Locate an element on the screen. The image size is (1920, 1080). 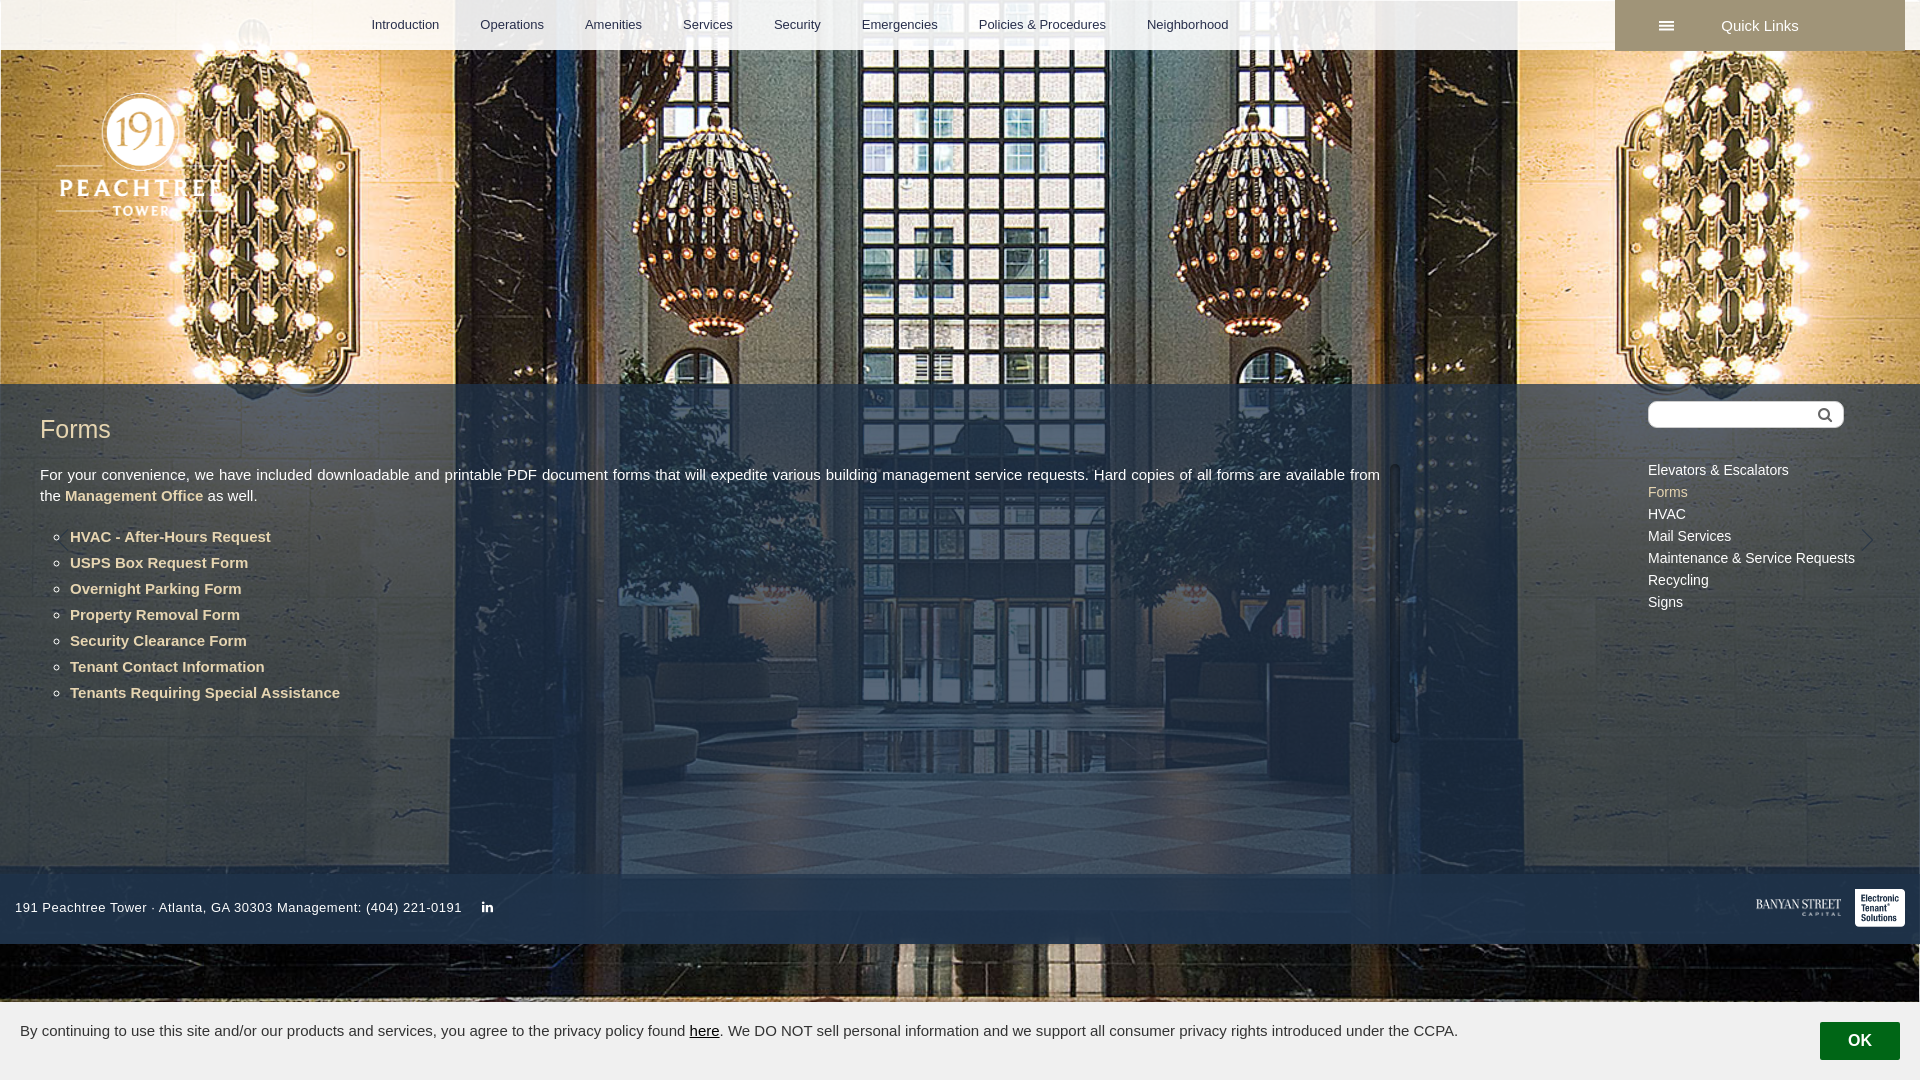
'(404) 221-0191' is located at coordinates (412, 907).